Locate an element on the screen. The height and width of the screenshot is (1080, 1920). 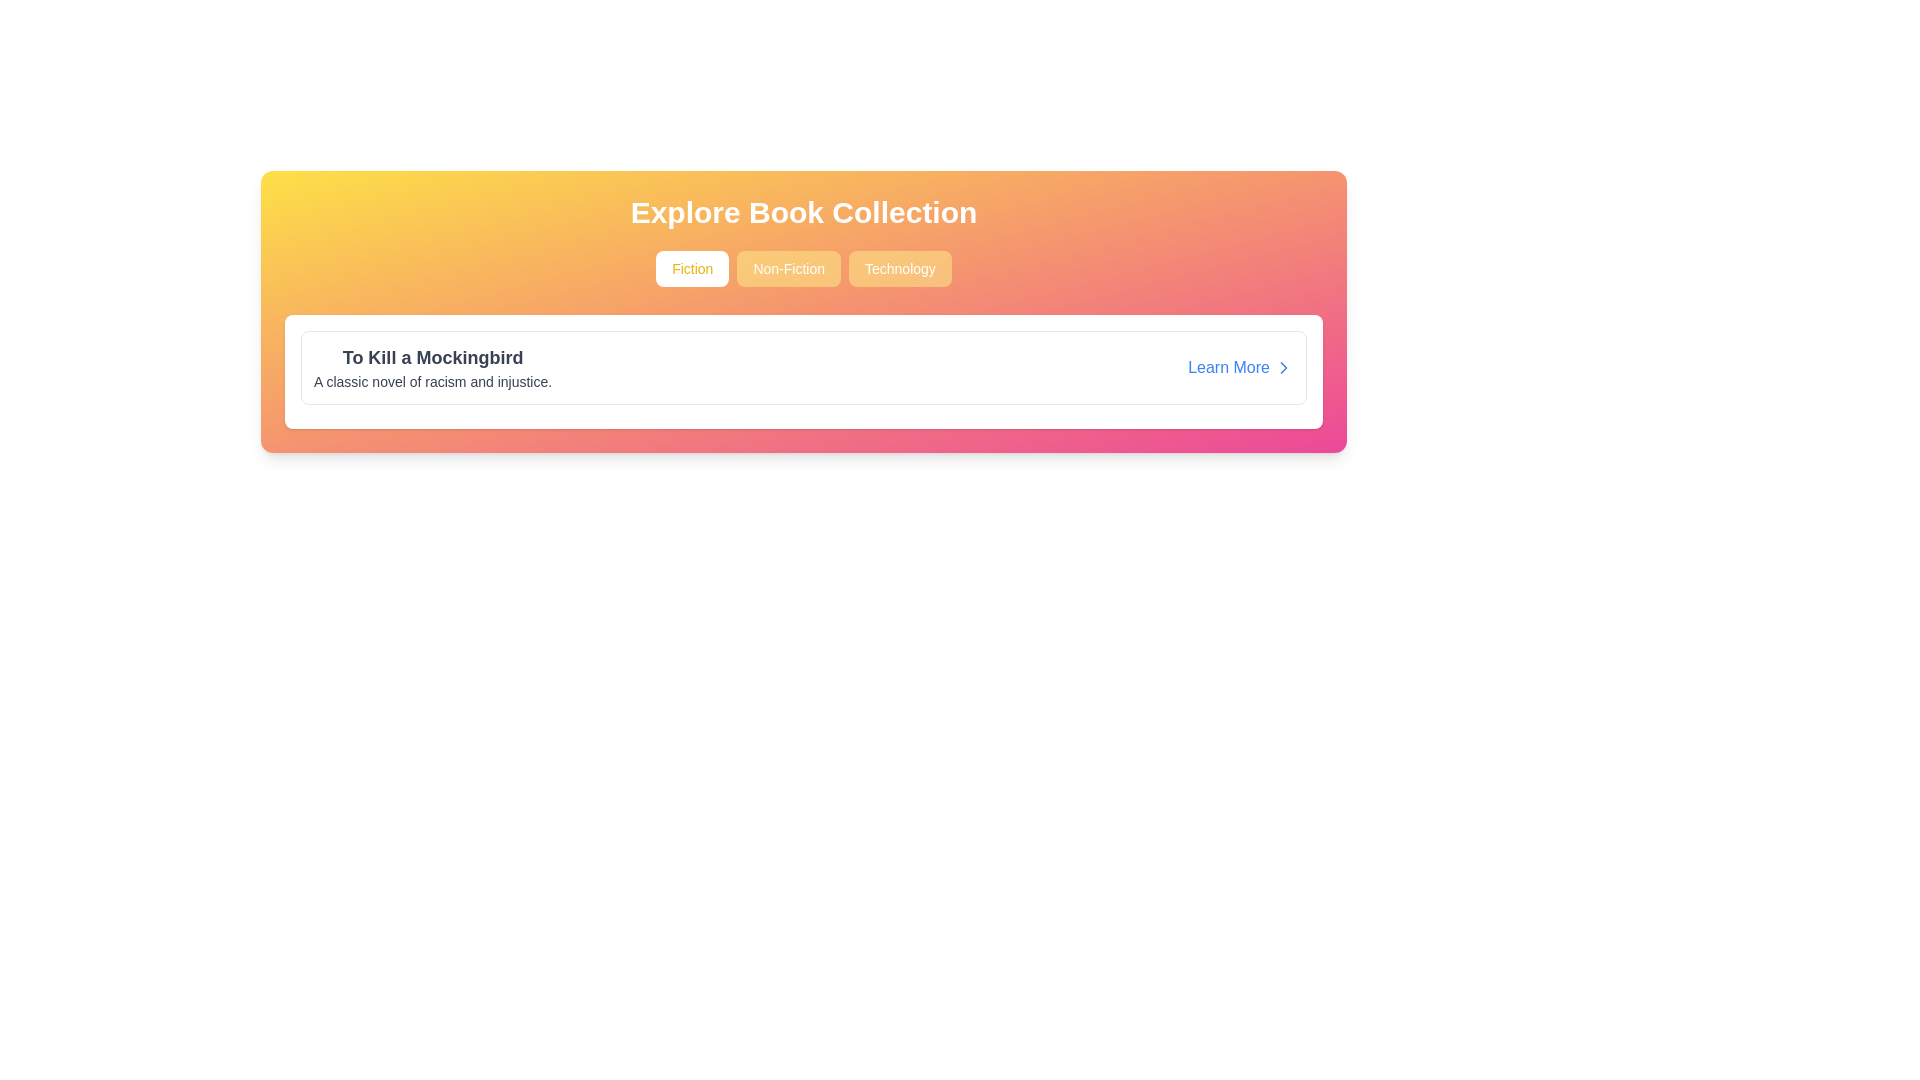
the hyperlink button that links to additional information about the book 'To Kill a Mockingbird' is located at coordinates (1240, 367).